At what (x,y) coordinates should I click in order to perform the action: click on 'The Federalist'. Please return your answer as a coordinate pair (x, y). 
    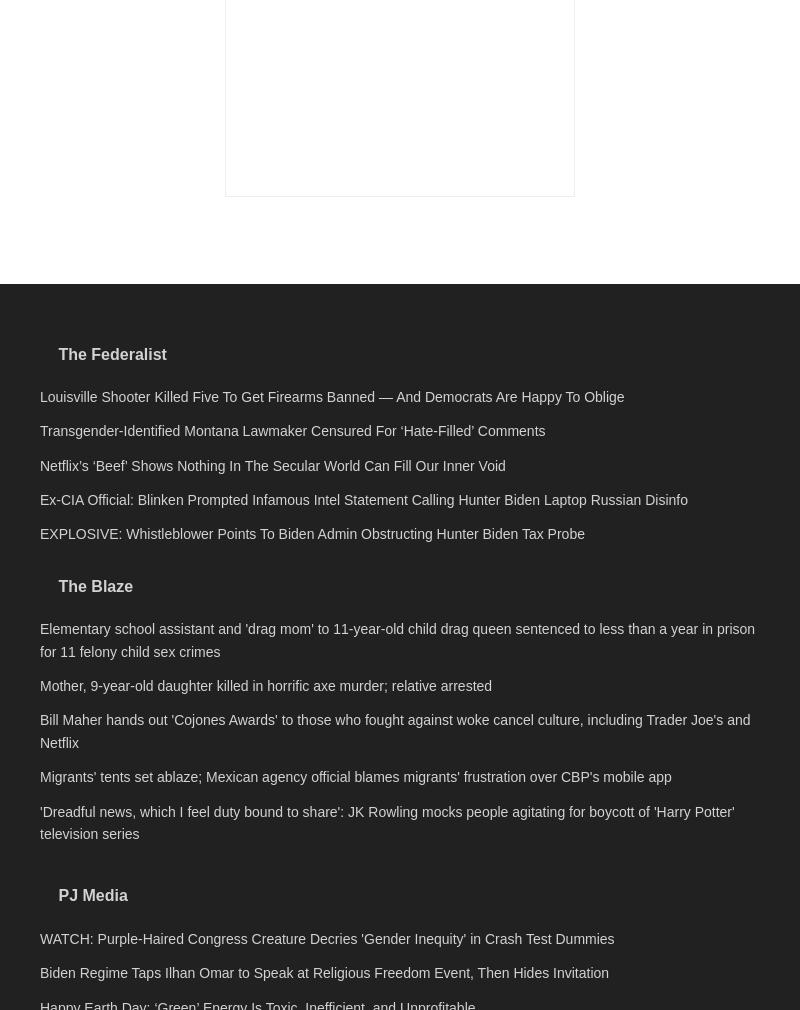
    Looking at the image, I should click on (111, 632).